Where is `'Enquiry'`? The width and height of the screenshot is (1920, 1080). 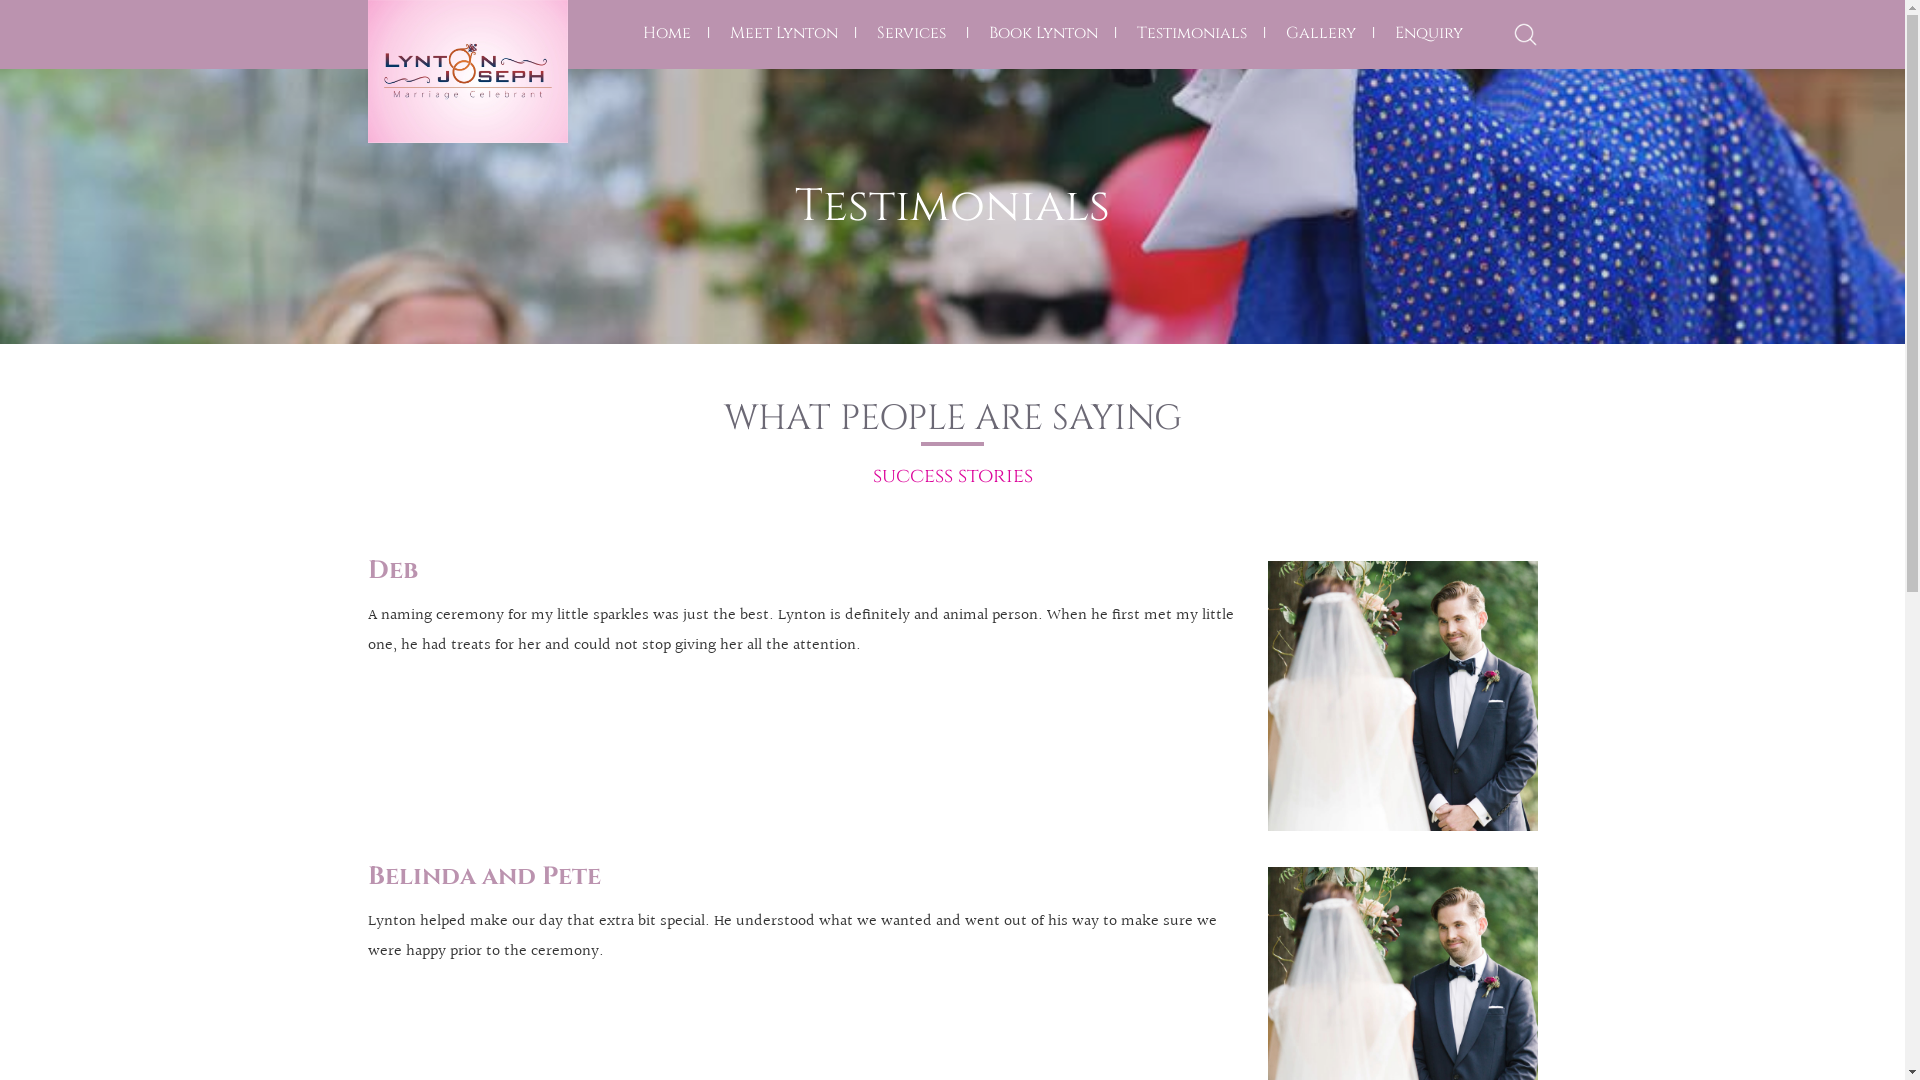 'Enquiry' is located at coordinates (1427, 33).